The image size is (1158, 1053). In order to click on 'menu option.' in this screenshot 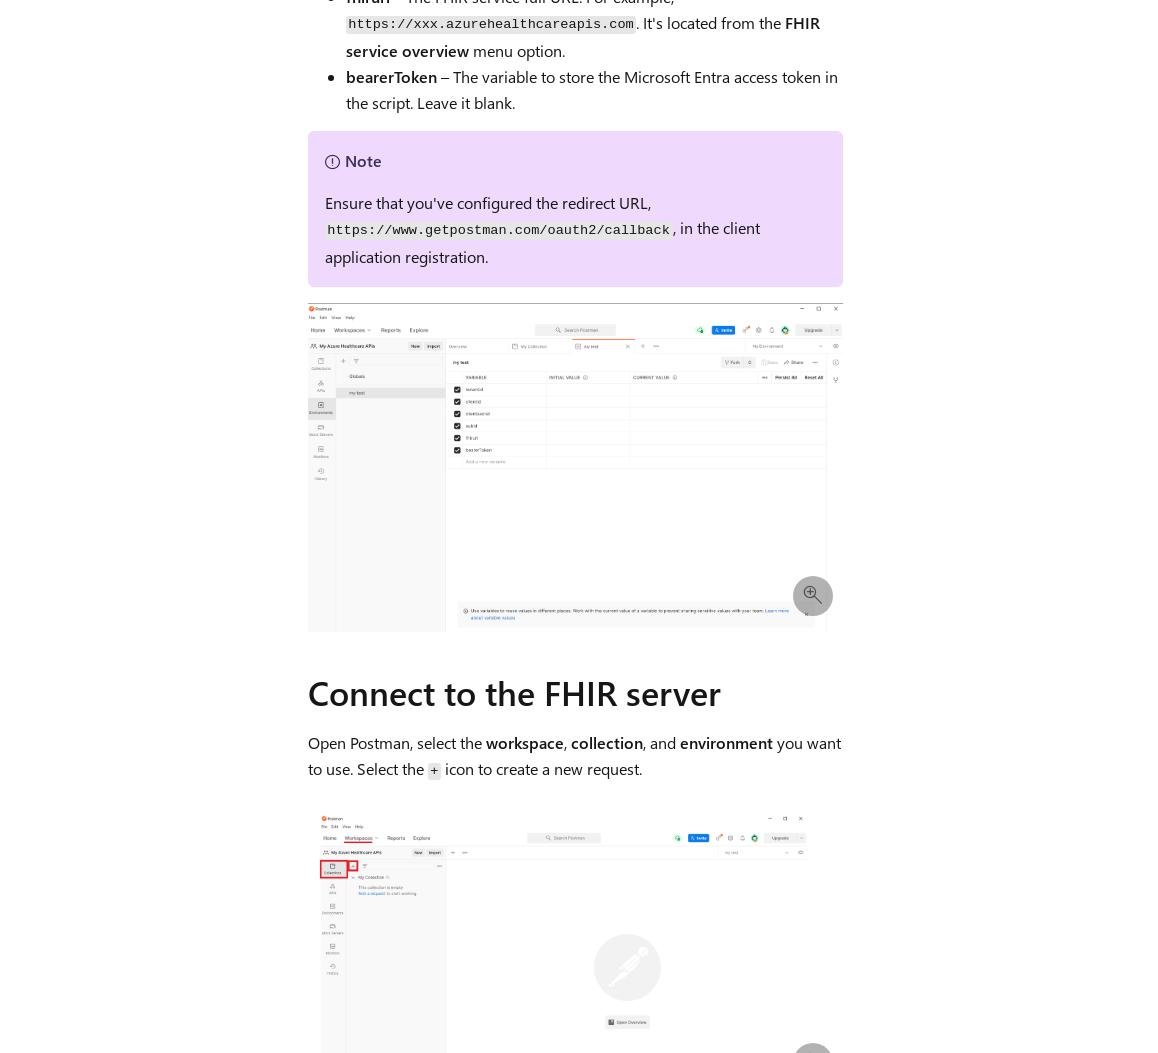, I will do `click(515, 49)`.